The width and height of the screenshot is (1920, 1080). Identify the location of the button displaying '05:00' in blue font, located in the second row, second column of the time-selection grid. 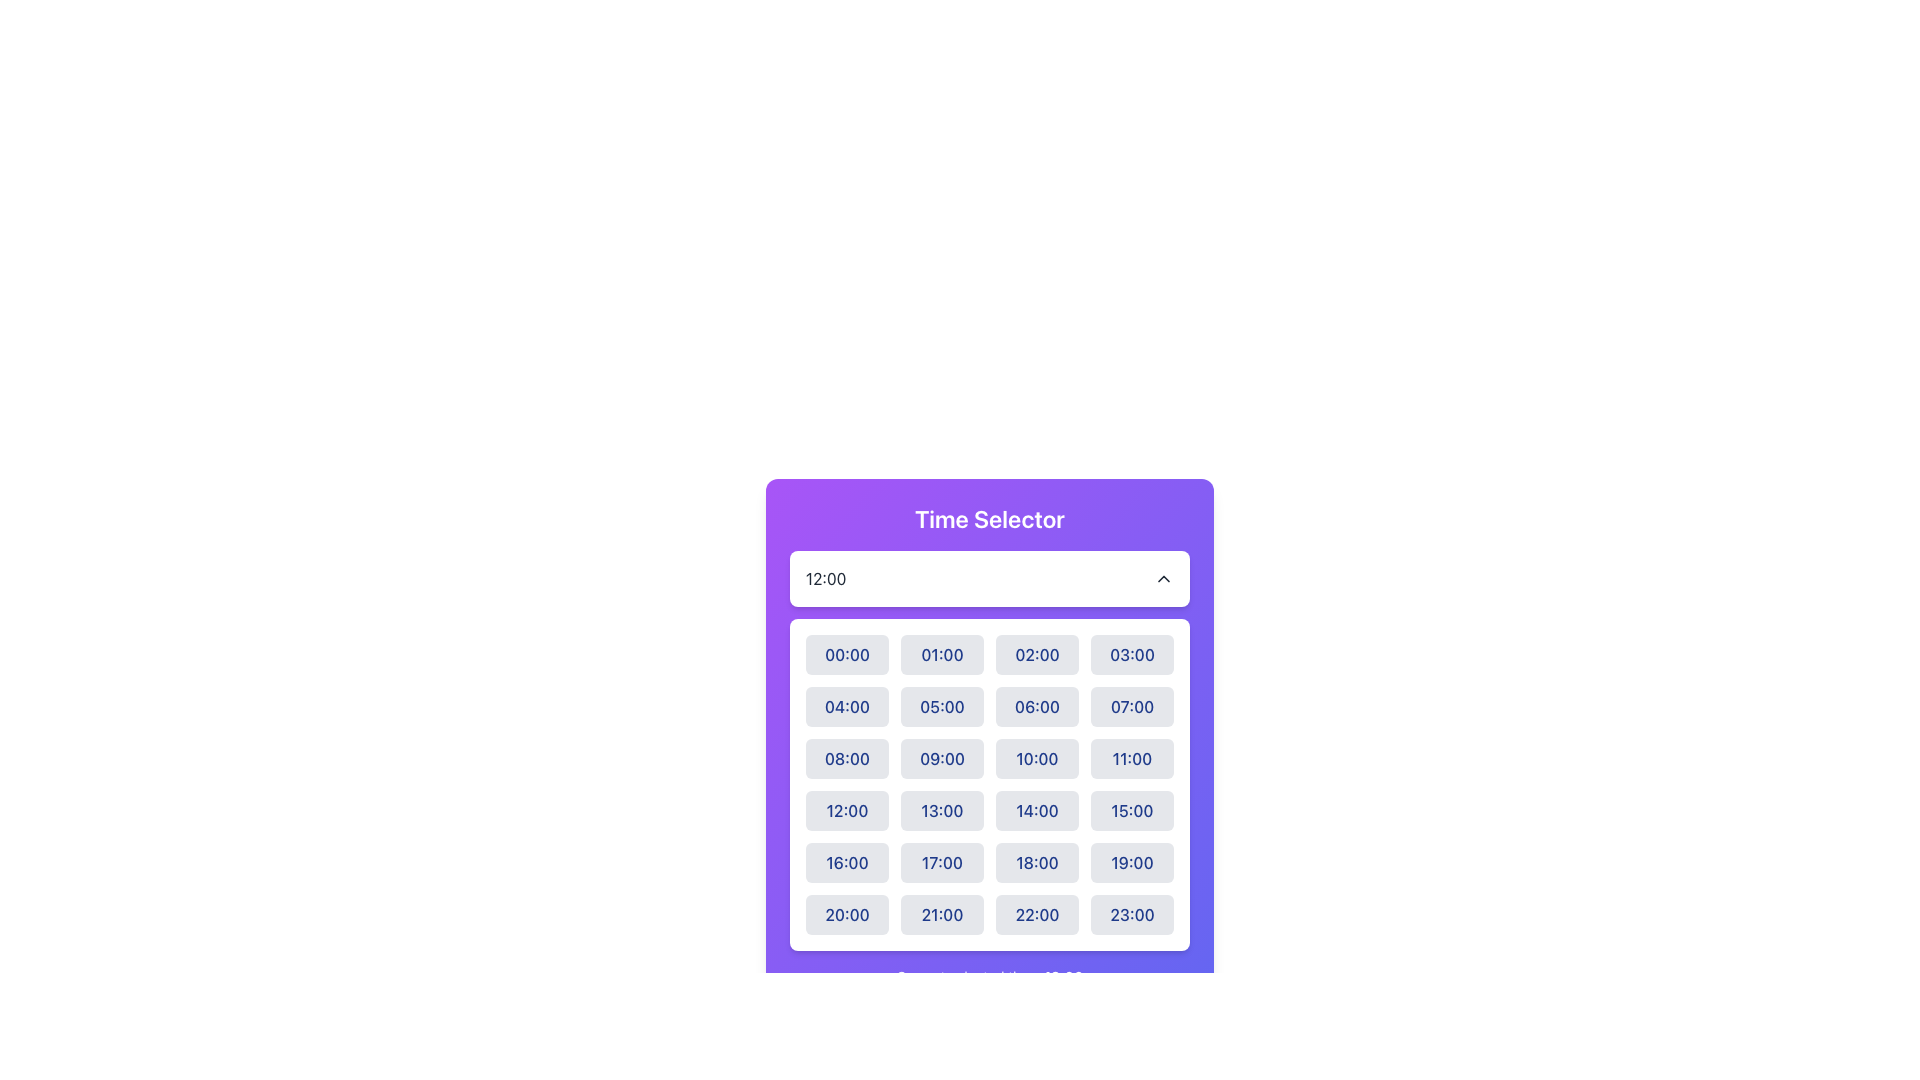
(941, 705).